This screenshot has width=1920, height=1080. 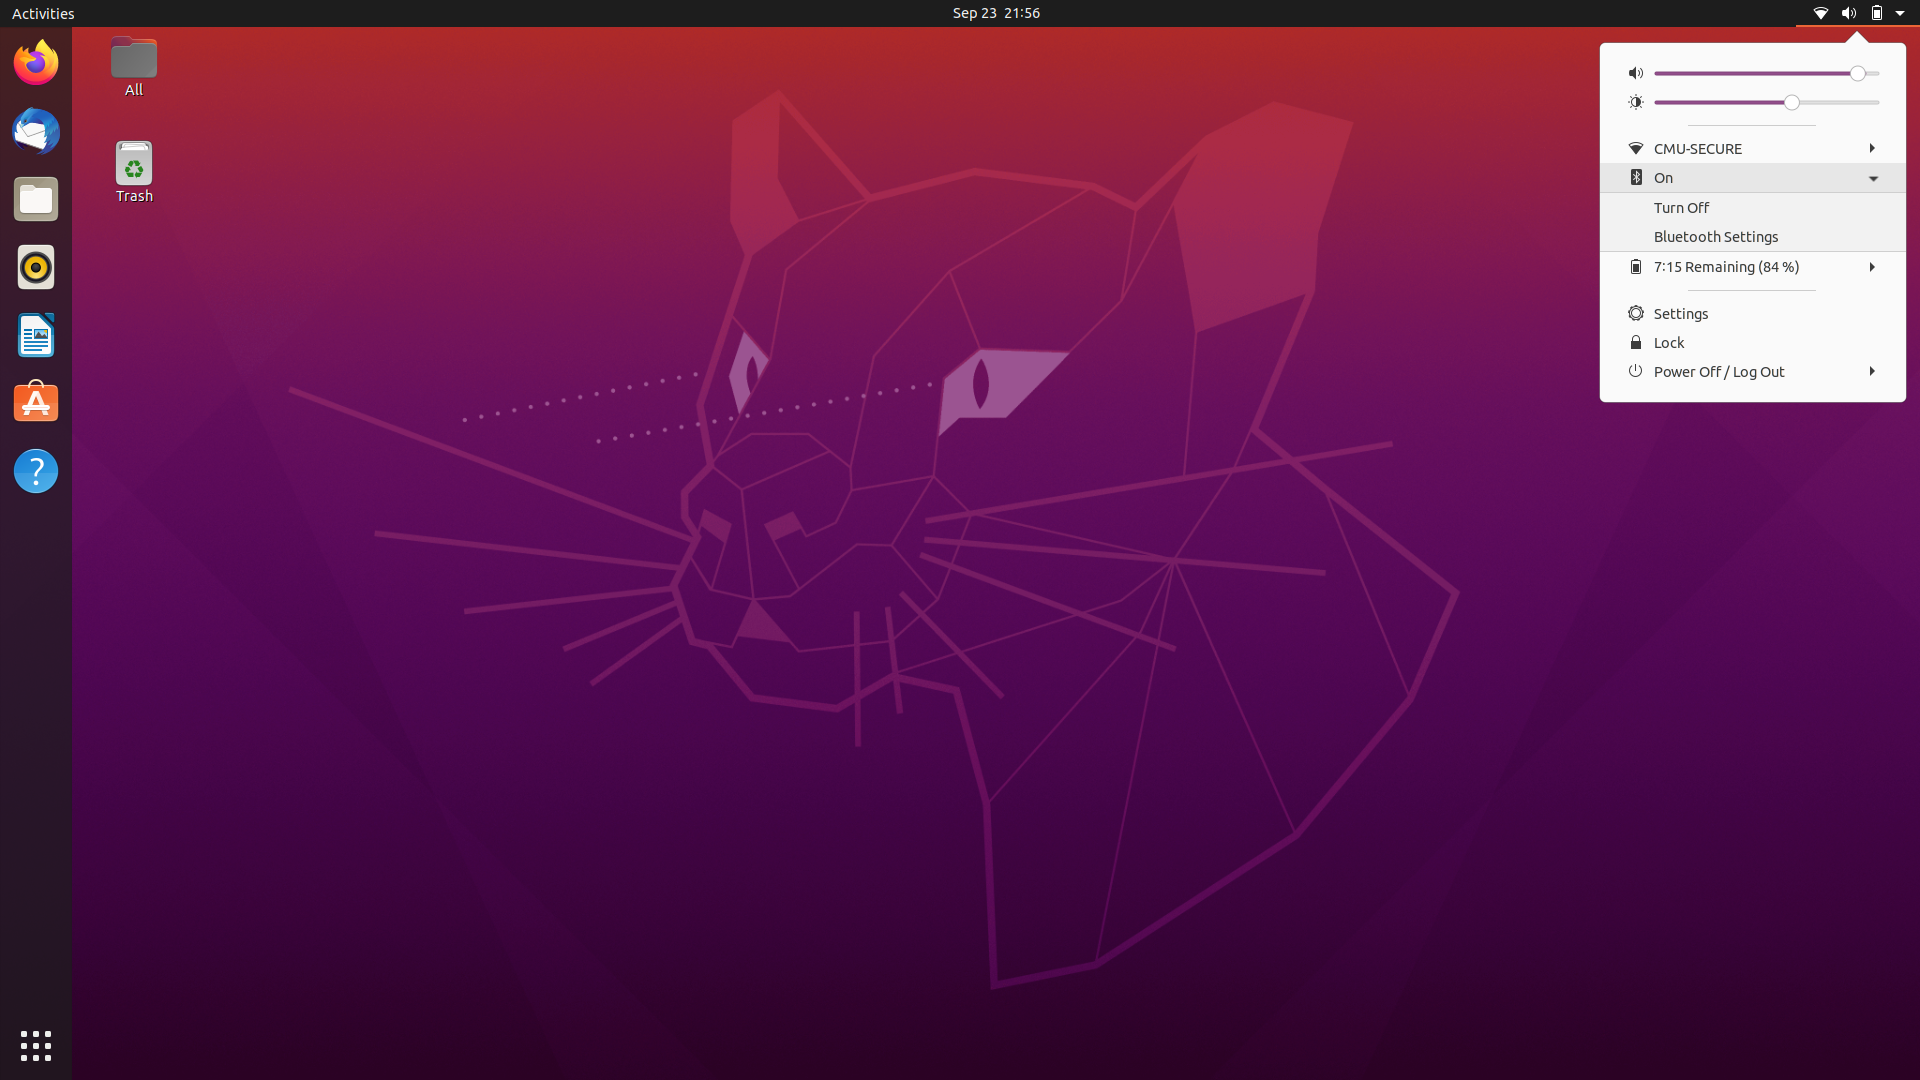 I want to click on Email Application, so click(x=35, y=131).